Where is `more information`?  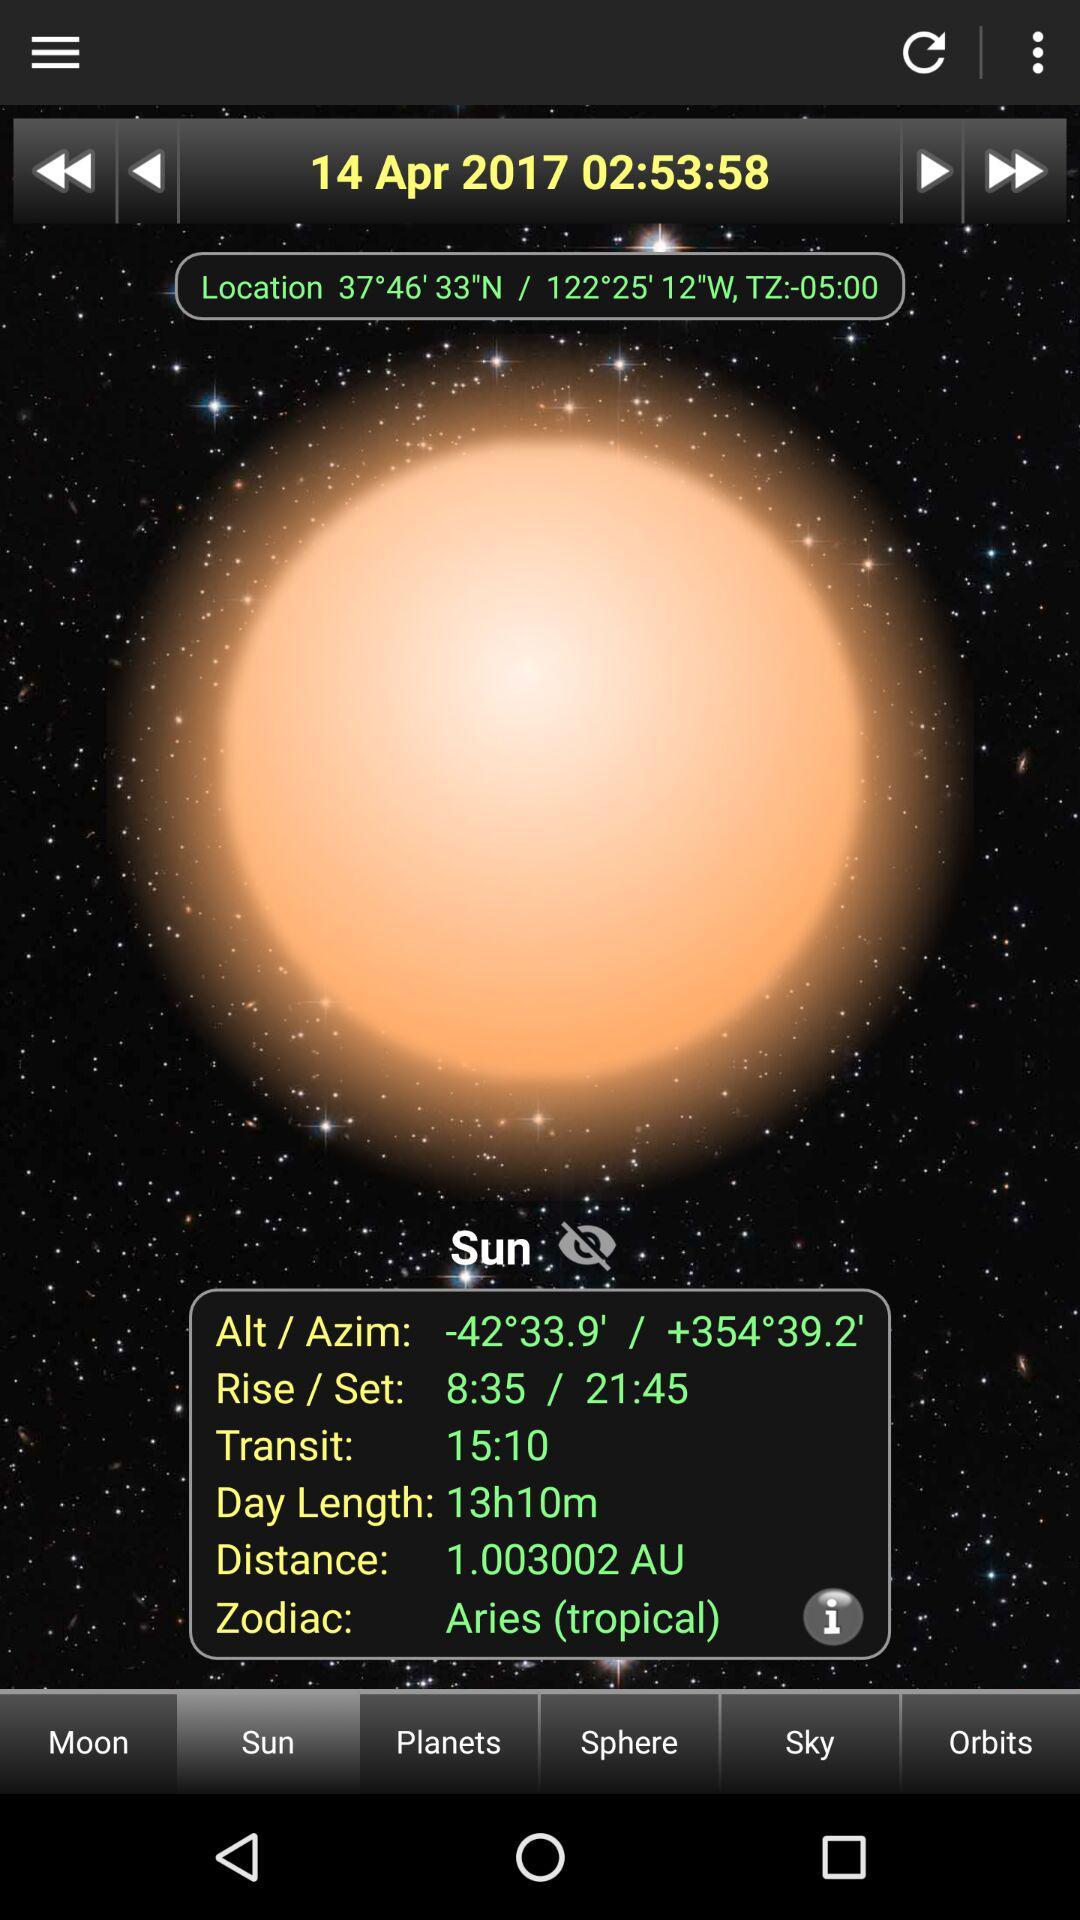 more information is located at coordinates (833, 1616).